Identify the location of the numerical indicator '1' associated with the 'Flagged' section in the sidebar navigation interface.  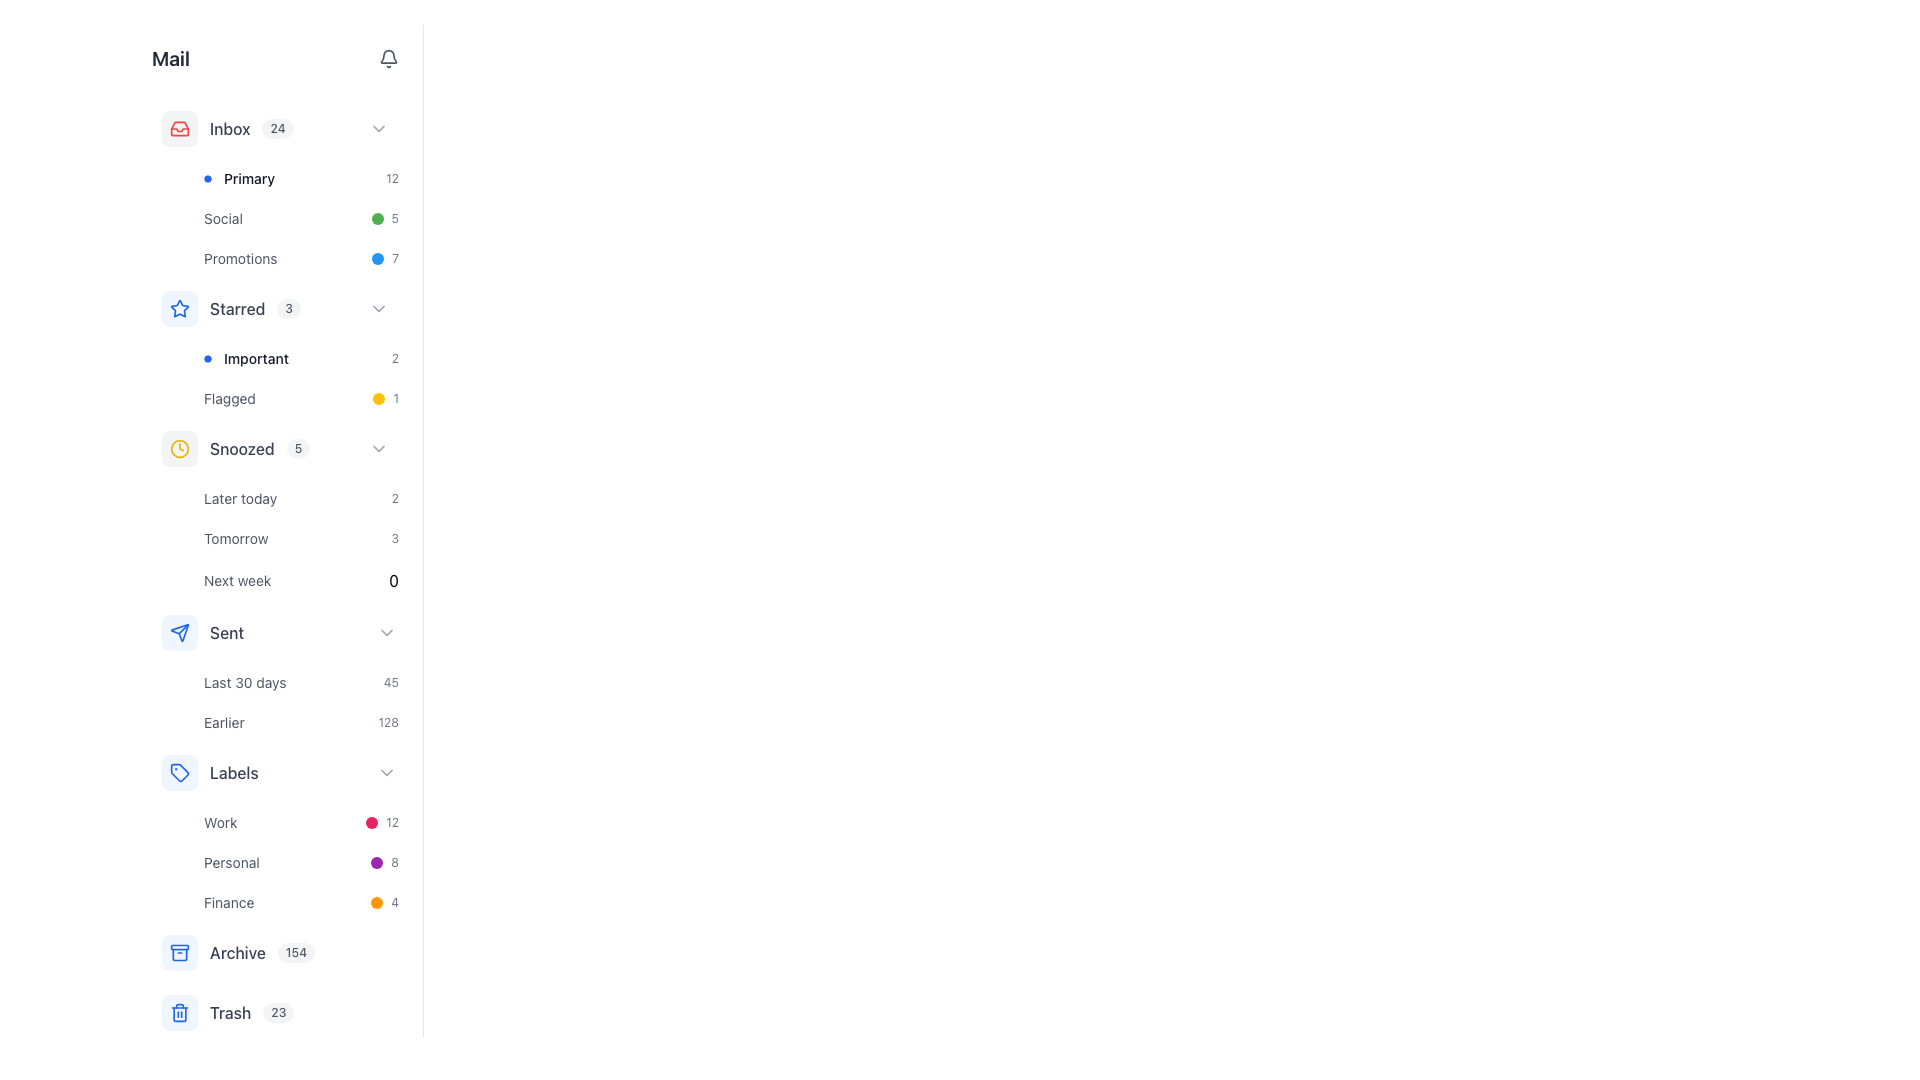
(396, 398).